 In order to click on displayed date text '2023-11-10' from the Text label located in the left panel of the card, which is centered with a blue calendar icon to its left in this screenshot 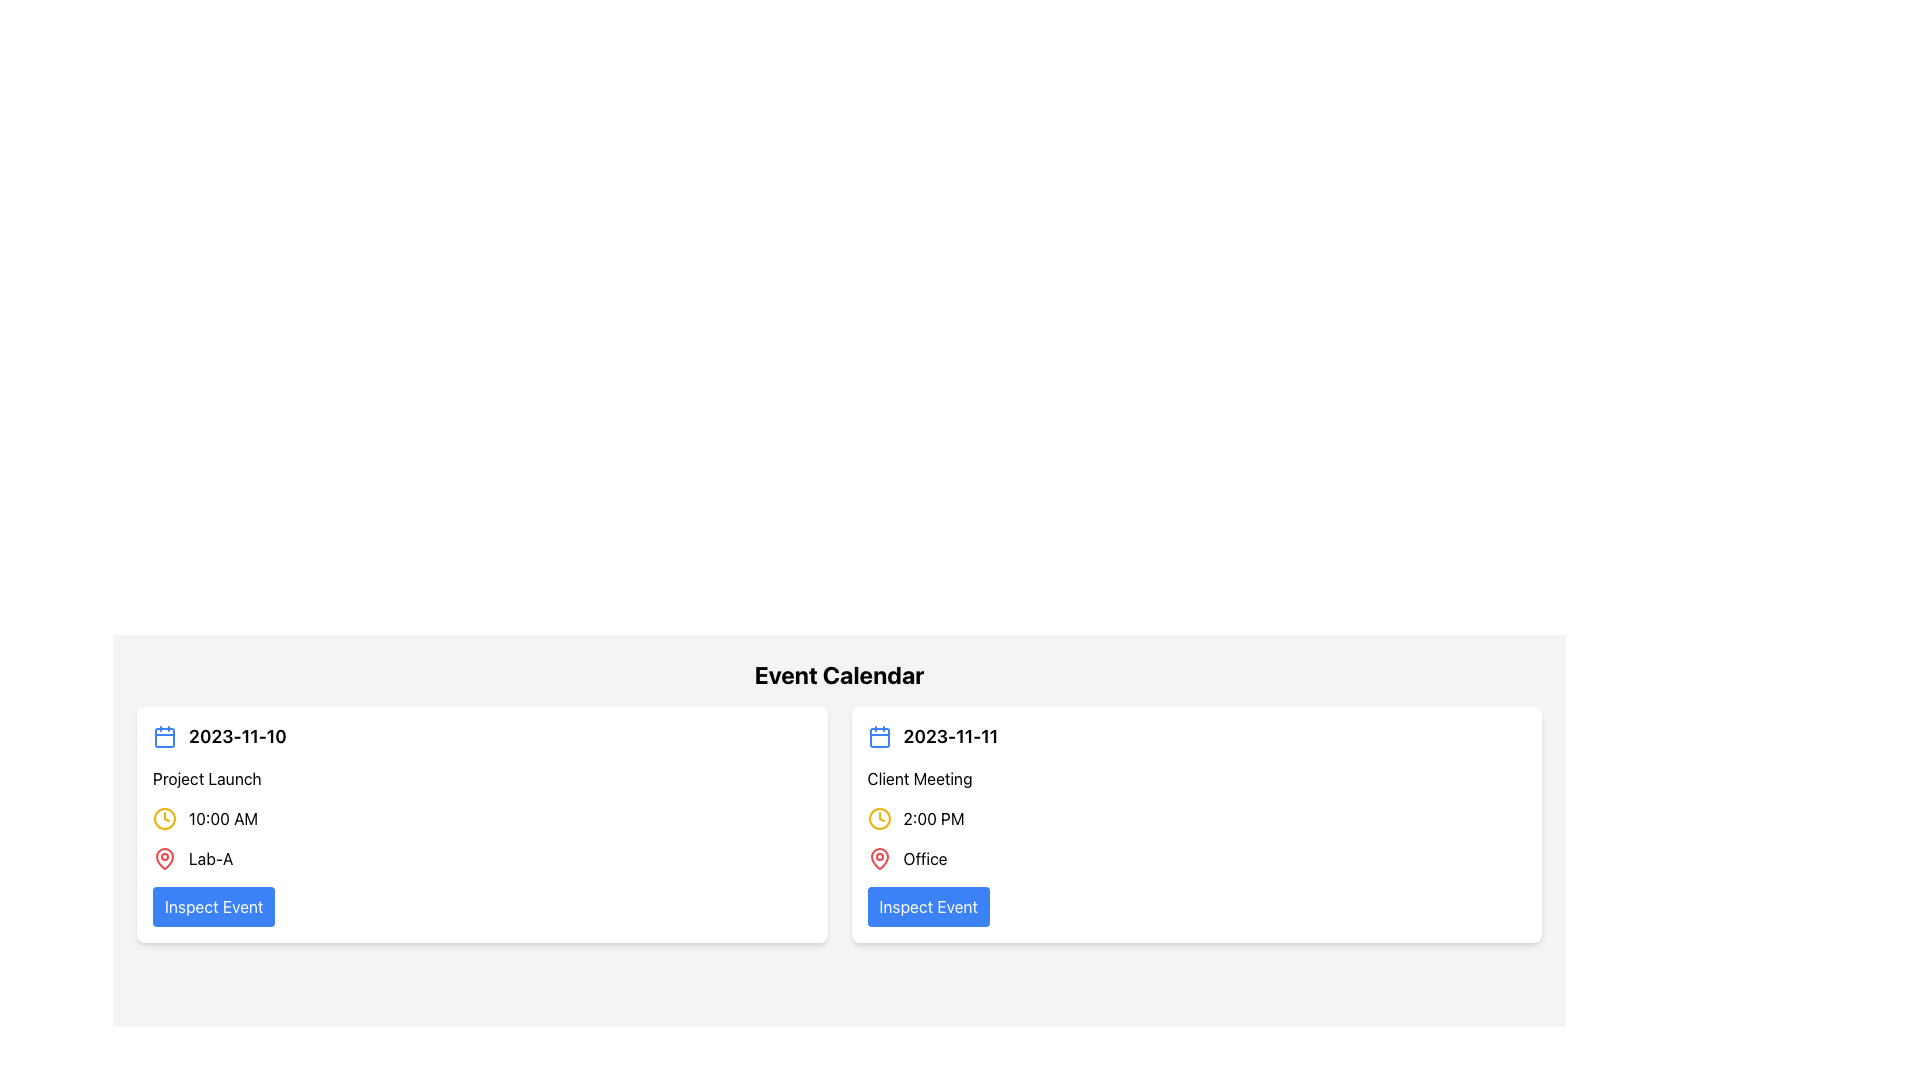, I will do `click(237, 736)`.